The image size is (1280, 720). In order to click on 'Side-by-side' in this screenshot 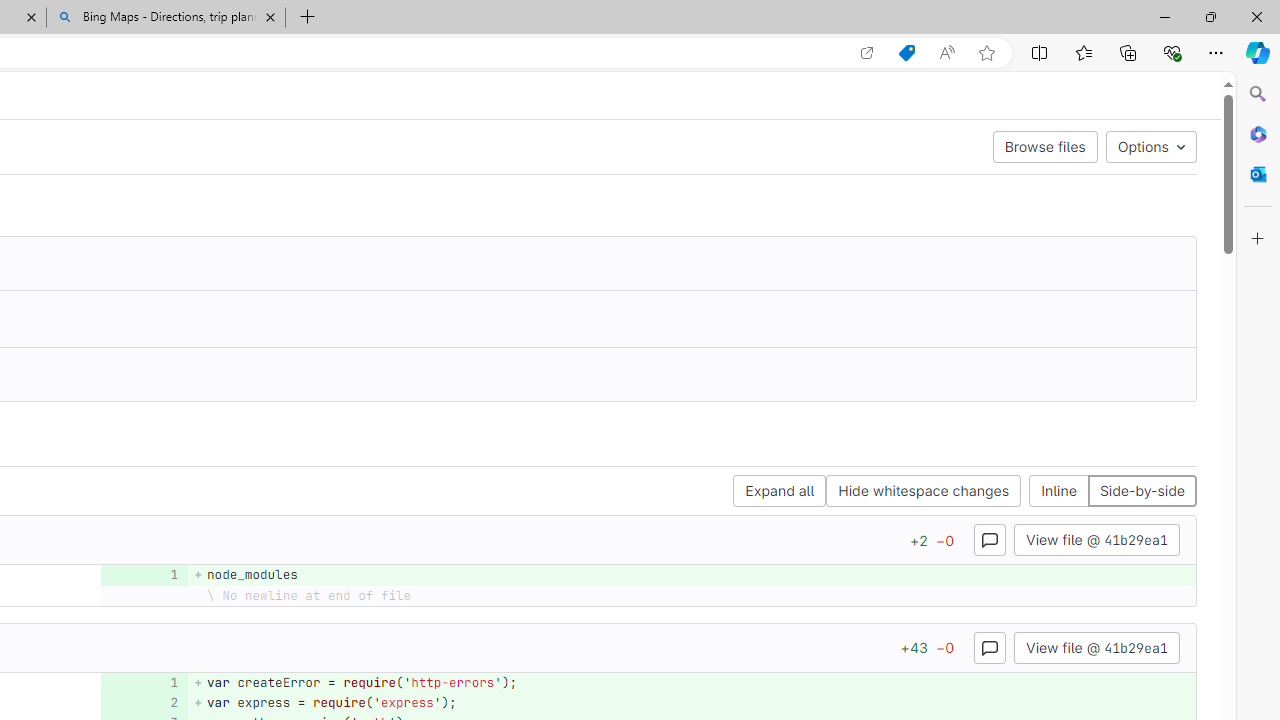, I will do `click(1141, 491)`.